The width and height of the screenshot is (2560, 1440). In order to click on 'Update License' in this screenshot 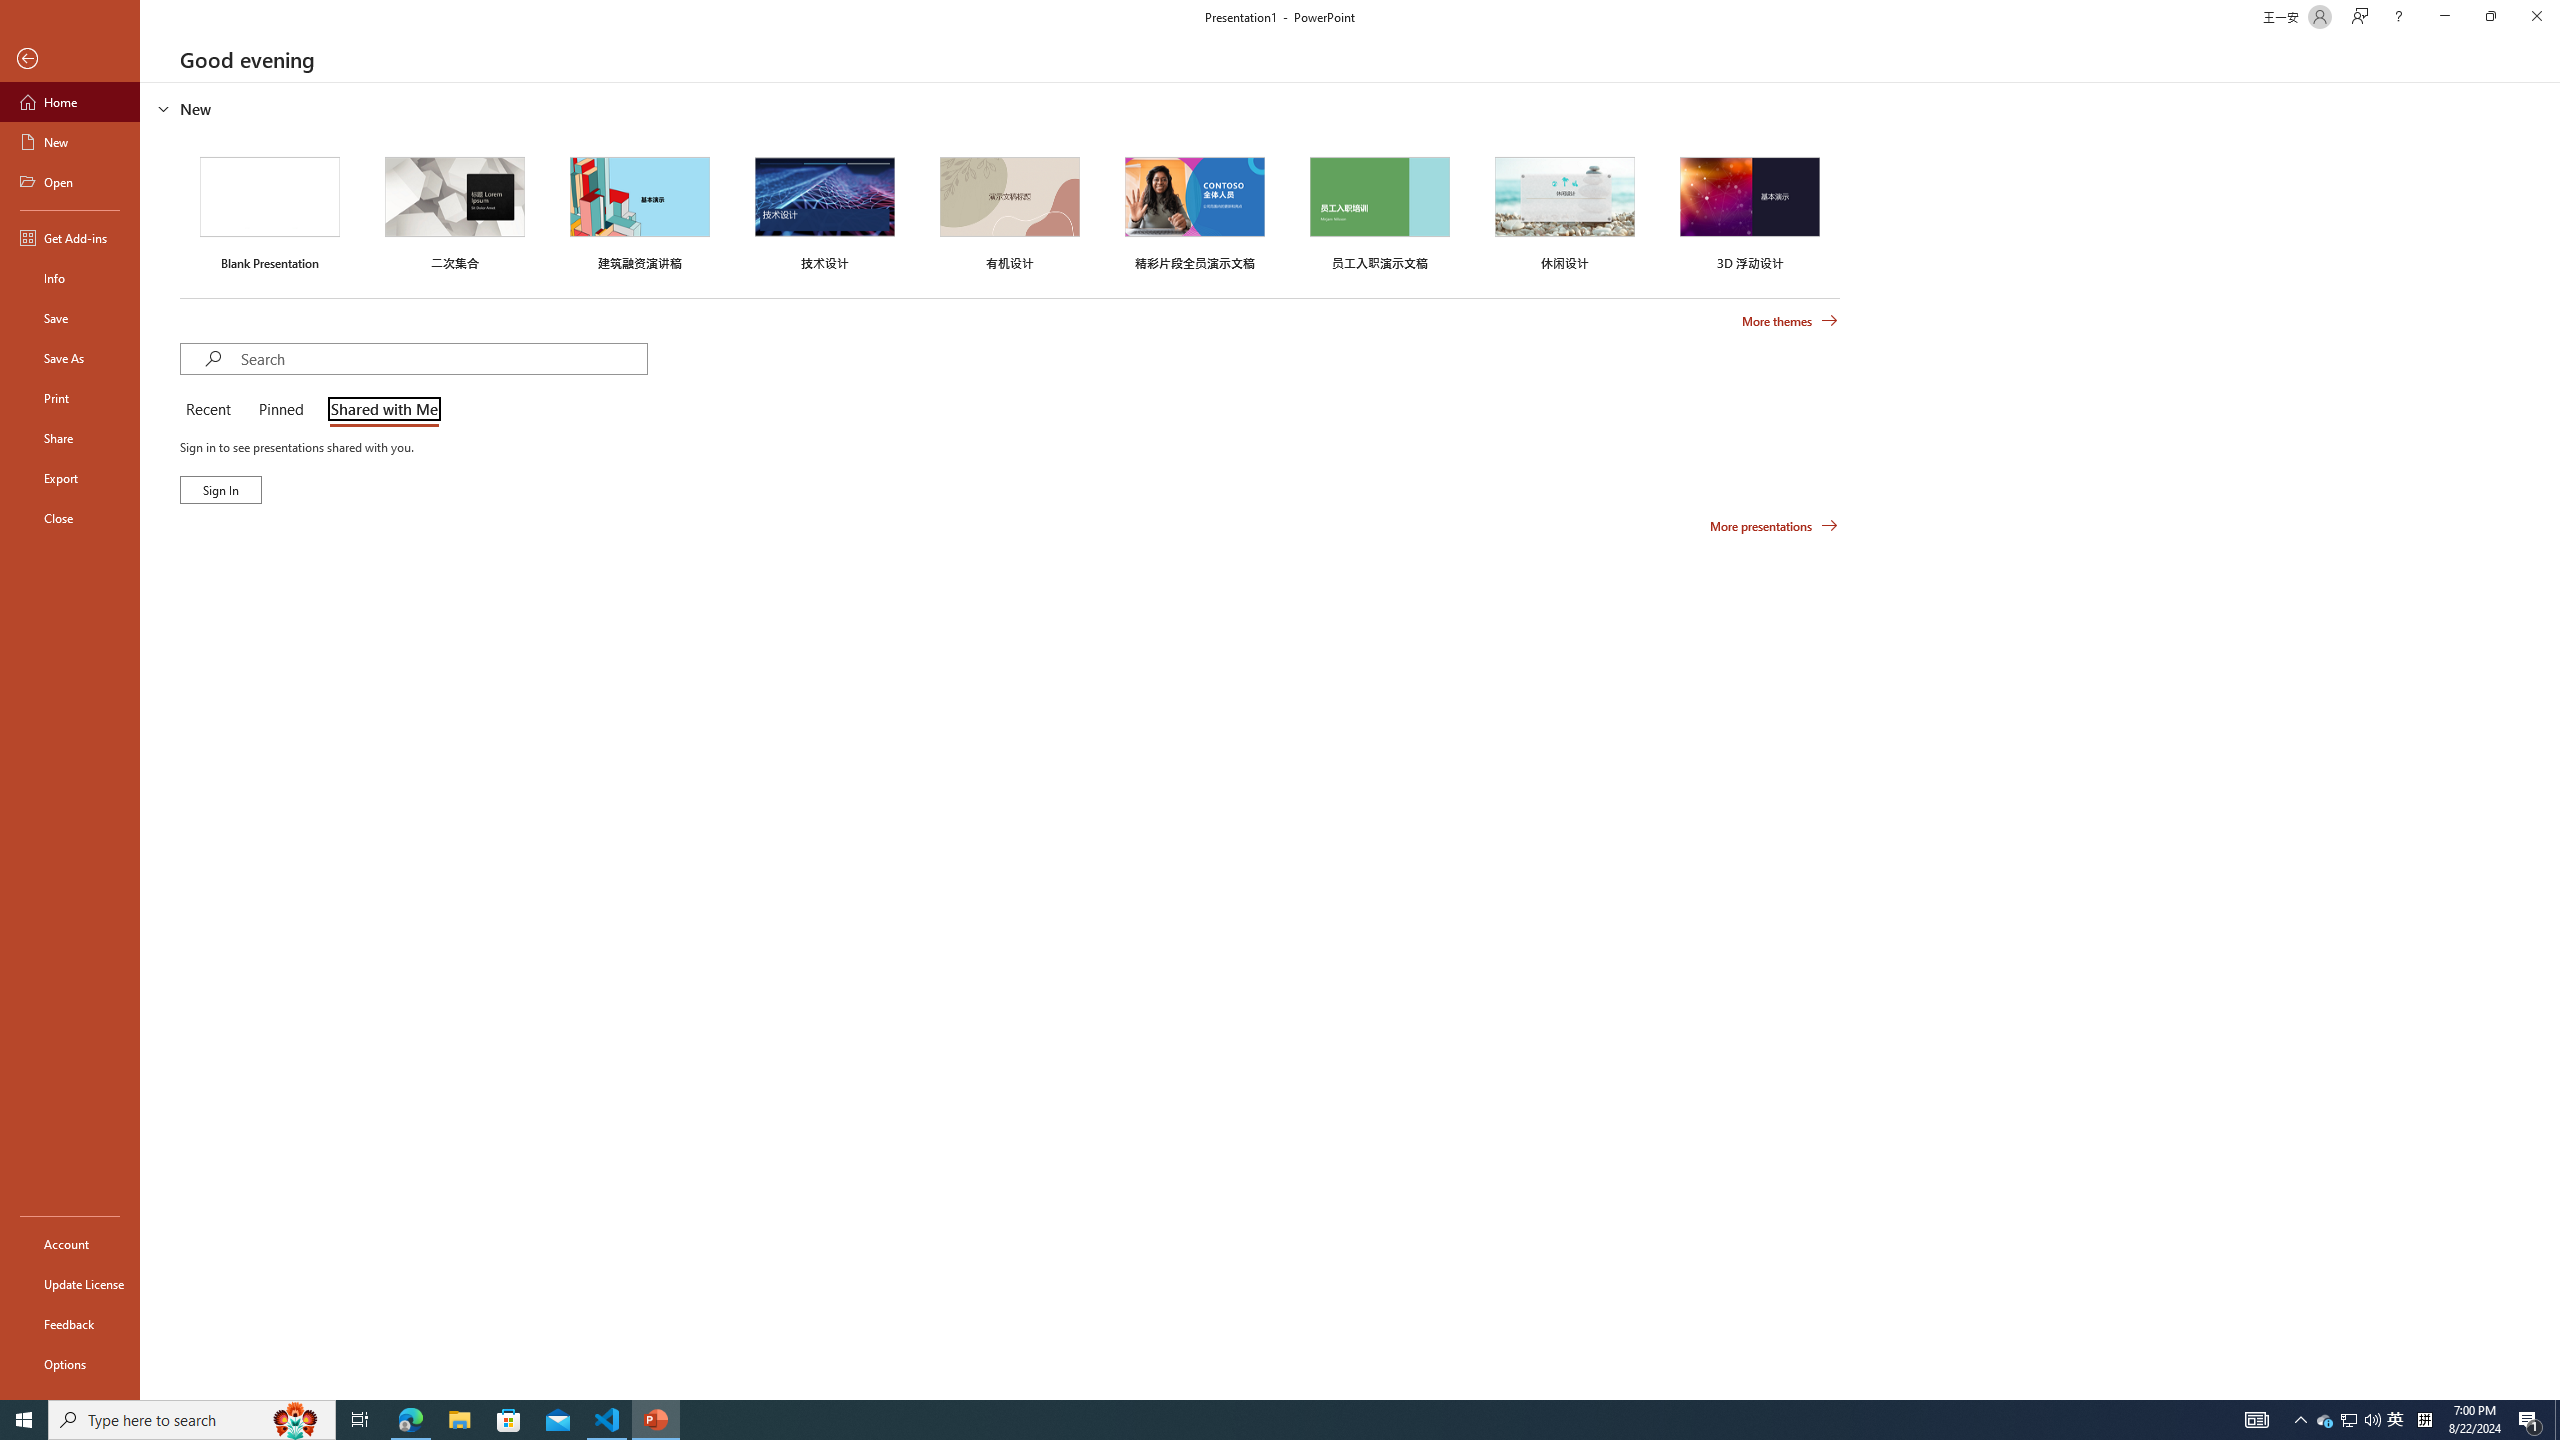, I will do `click(69, 1283)`.